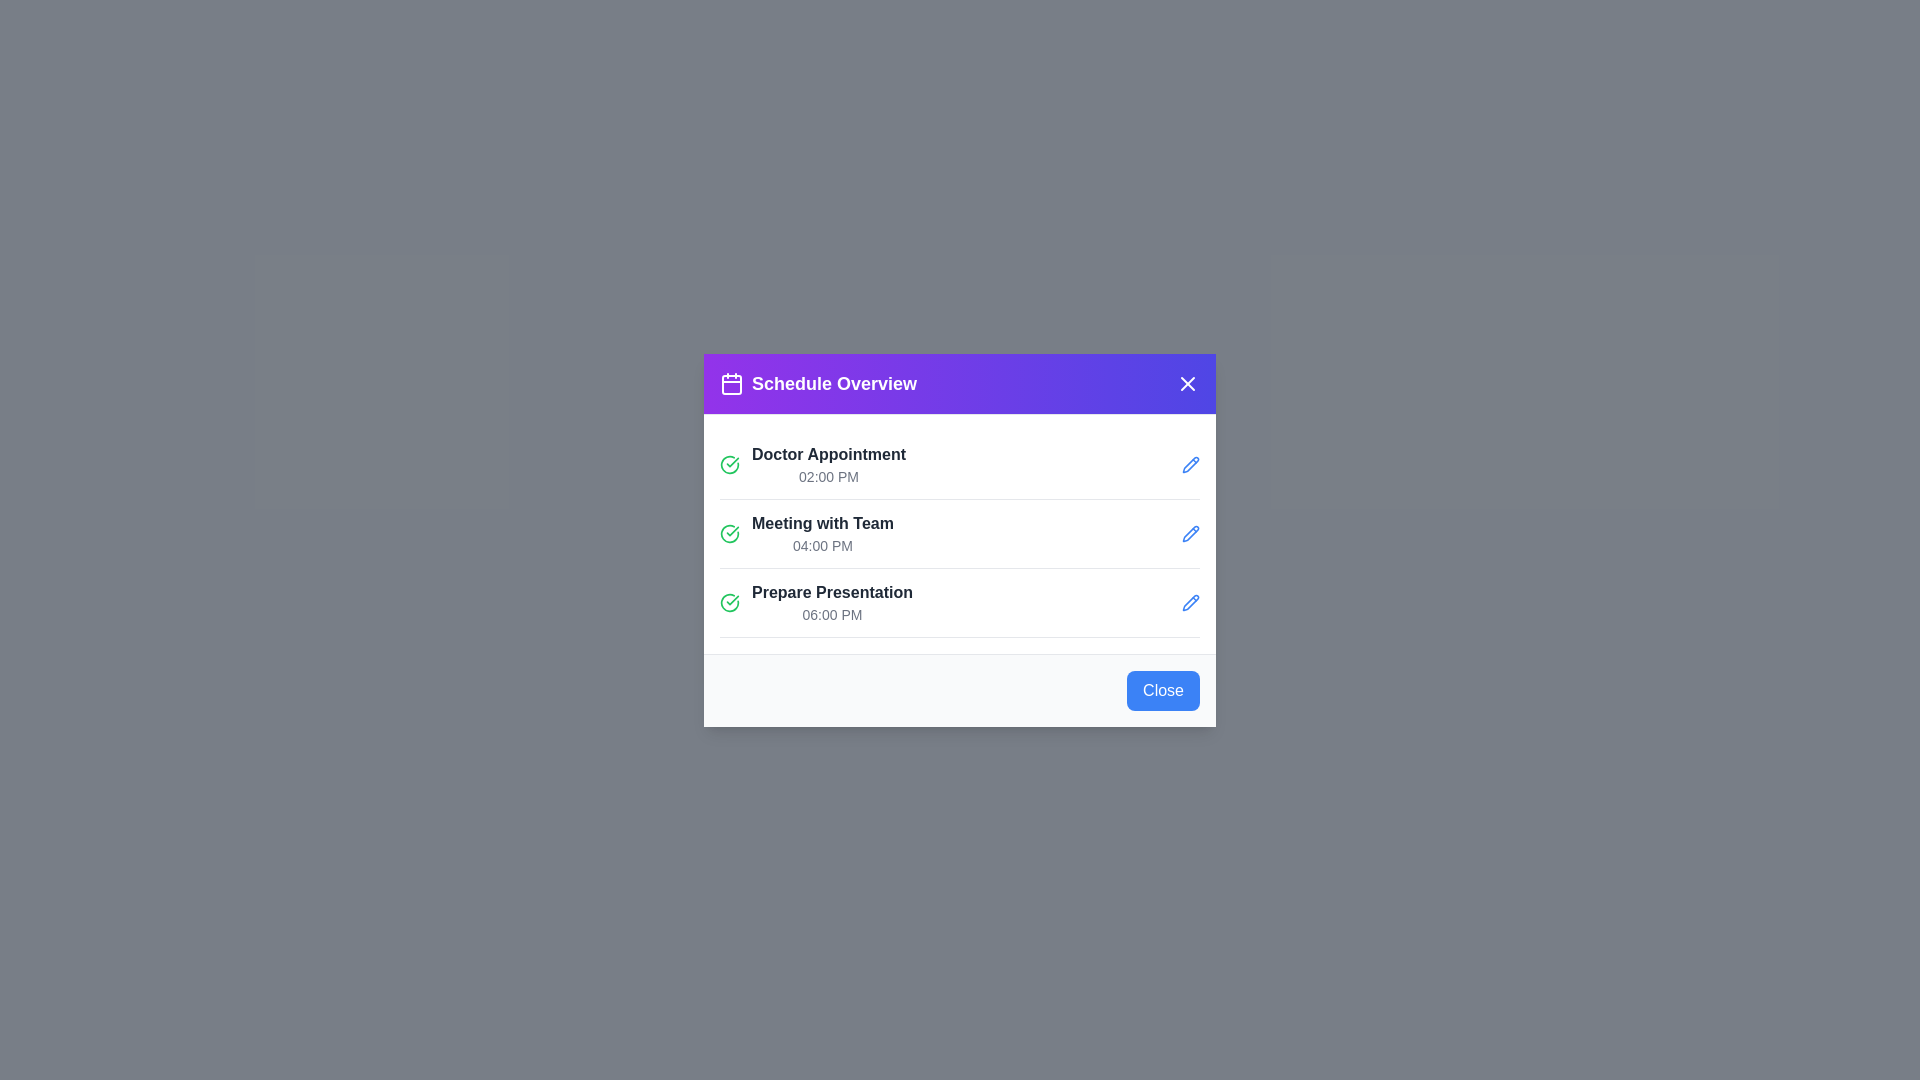 This screenshot has height=1080, width=1920. I want to click on text content of the title label located at the top-left corner of the list entry in the 'Schedule Overview' dialog, which precedes the text '02:00 PM', so click(829, 454).